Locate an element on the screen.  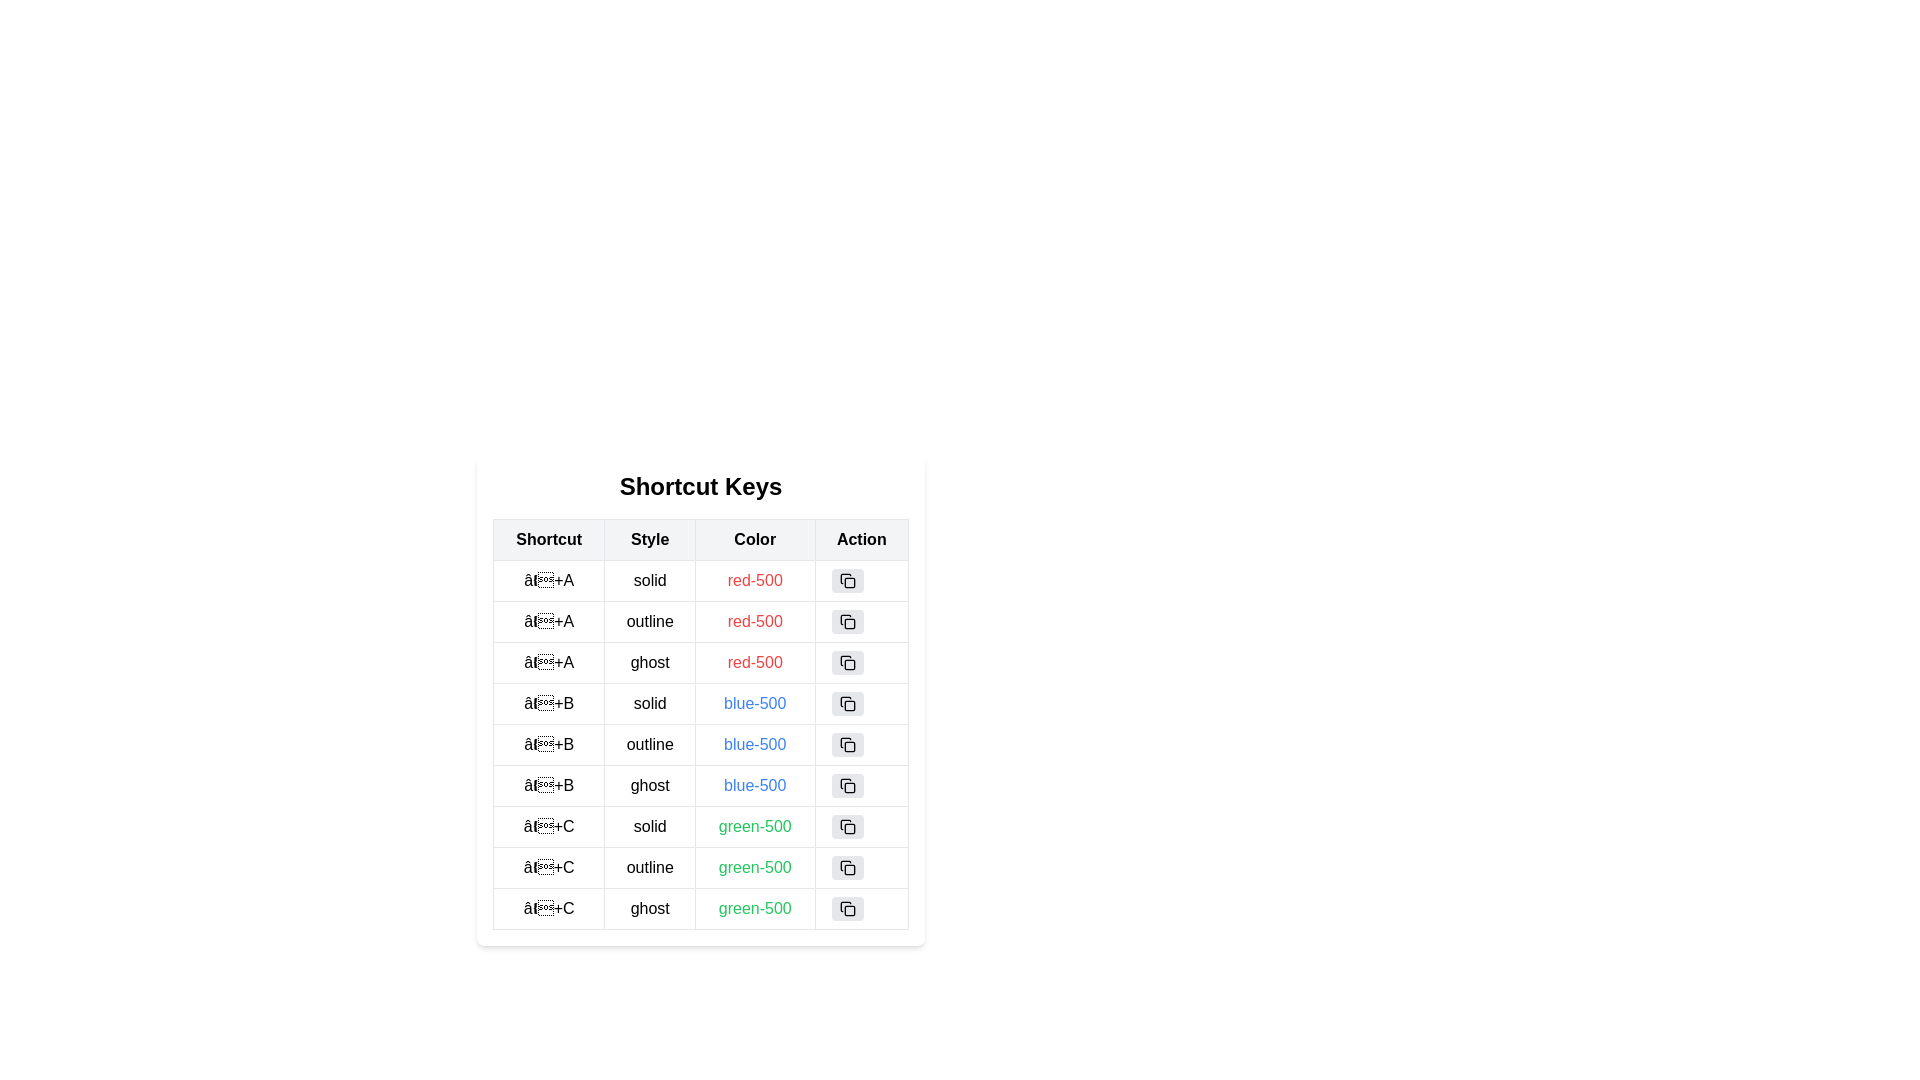
the text element displaying 'ghost' which is located in the second column of the 'Shortcut Keys' table, positioned between the '⌘+A' shortcut and 'red-500' color is located at coordinates (650, 663).